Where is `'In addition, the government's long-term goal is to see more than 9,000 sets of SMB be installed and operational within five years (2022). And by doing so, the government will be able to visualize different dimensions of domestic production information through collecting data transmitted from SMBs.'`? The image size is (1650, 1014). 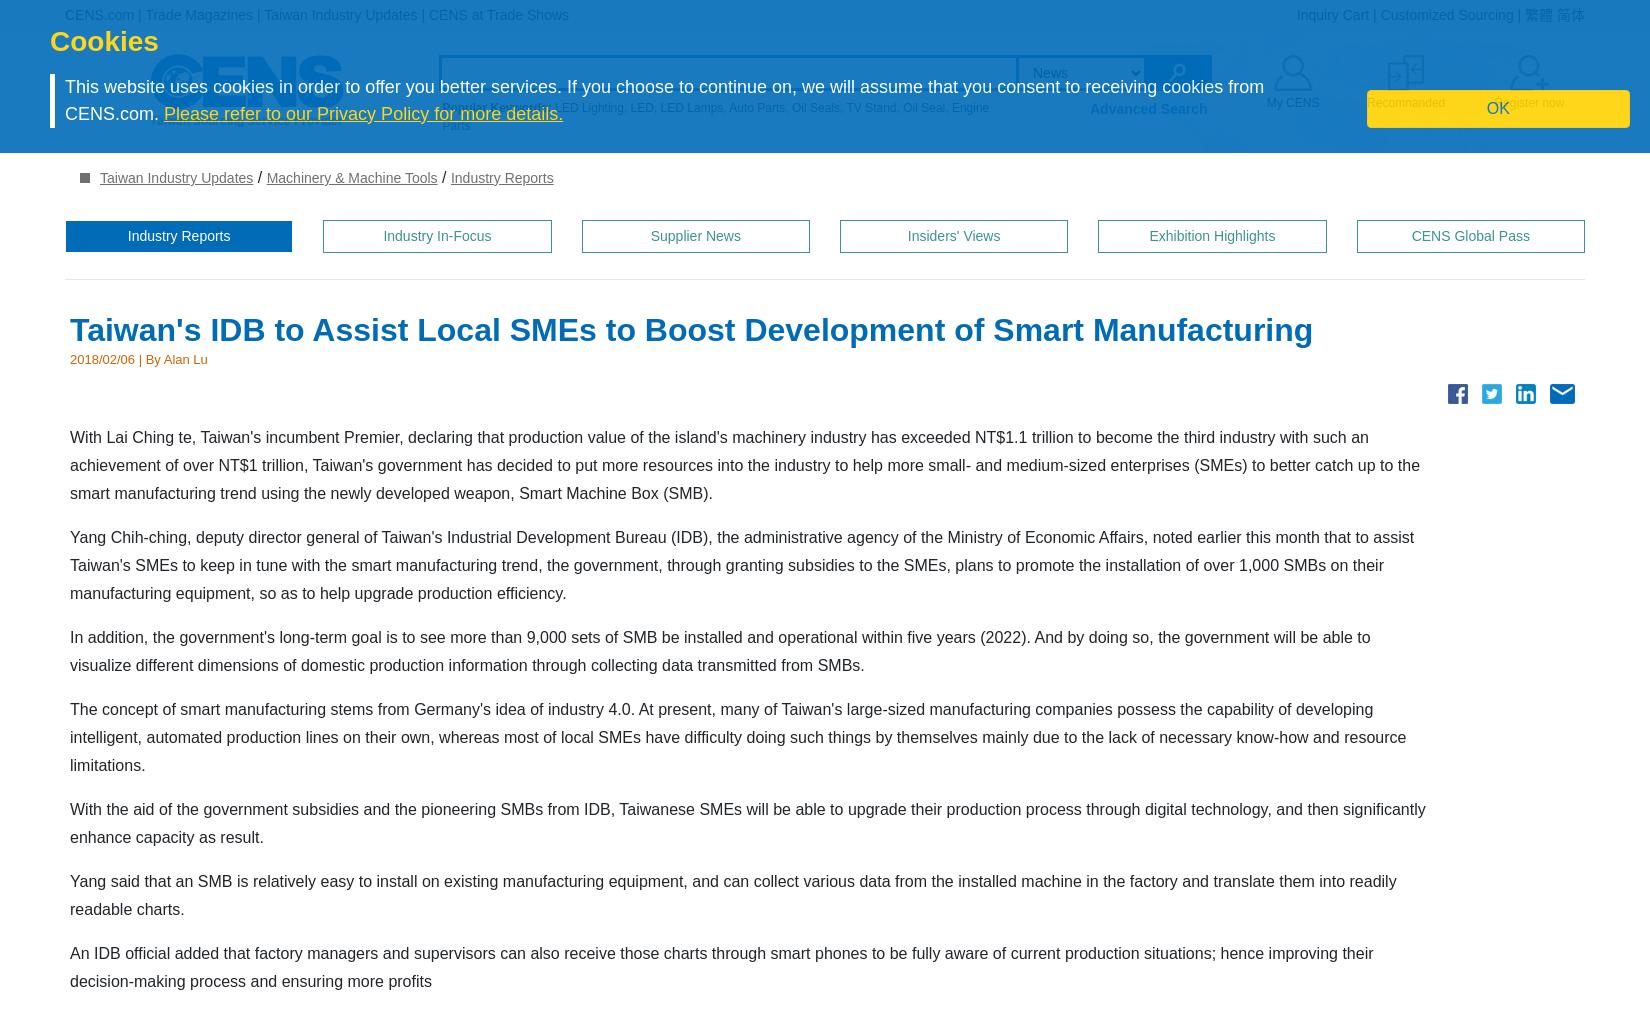
'In addition, the government's long-term goal is to see more than 9,000 sets of SMB be installed and operational within five years (2022). And by doing so, the government will be able to visualize different dimensions of domestic production information through collecting data transmitted from SMBs.' is located at coordinates (719, 650).